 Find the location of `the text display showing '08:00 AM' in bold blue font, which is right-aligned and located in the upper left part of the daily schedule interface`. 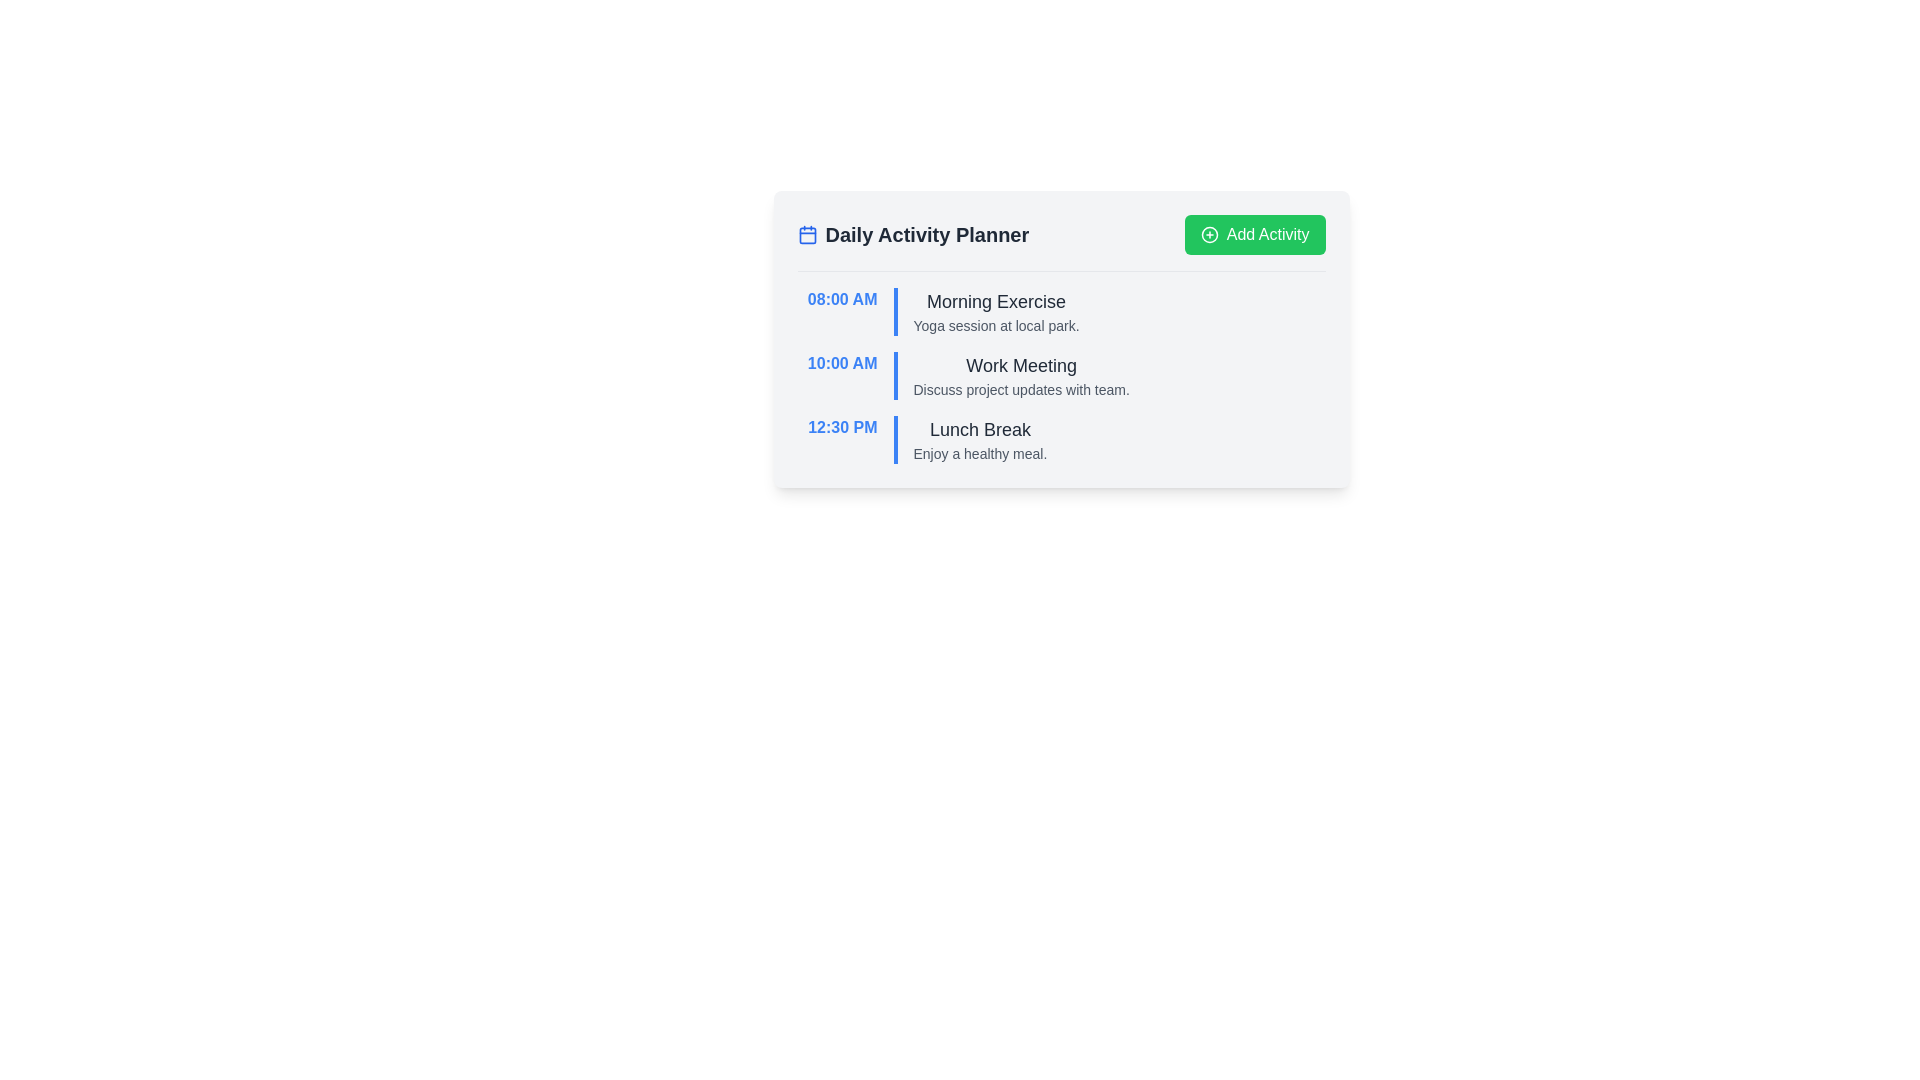

the text display showing '08:00 AM' in bold blue font, which is right-aligned and located in the upper left part of the daily schedule interface is located at coordinates (845, 312).